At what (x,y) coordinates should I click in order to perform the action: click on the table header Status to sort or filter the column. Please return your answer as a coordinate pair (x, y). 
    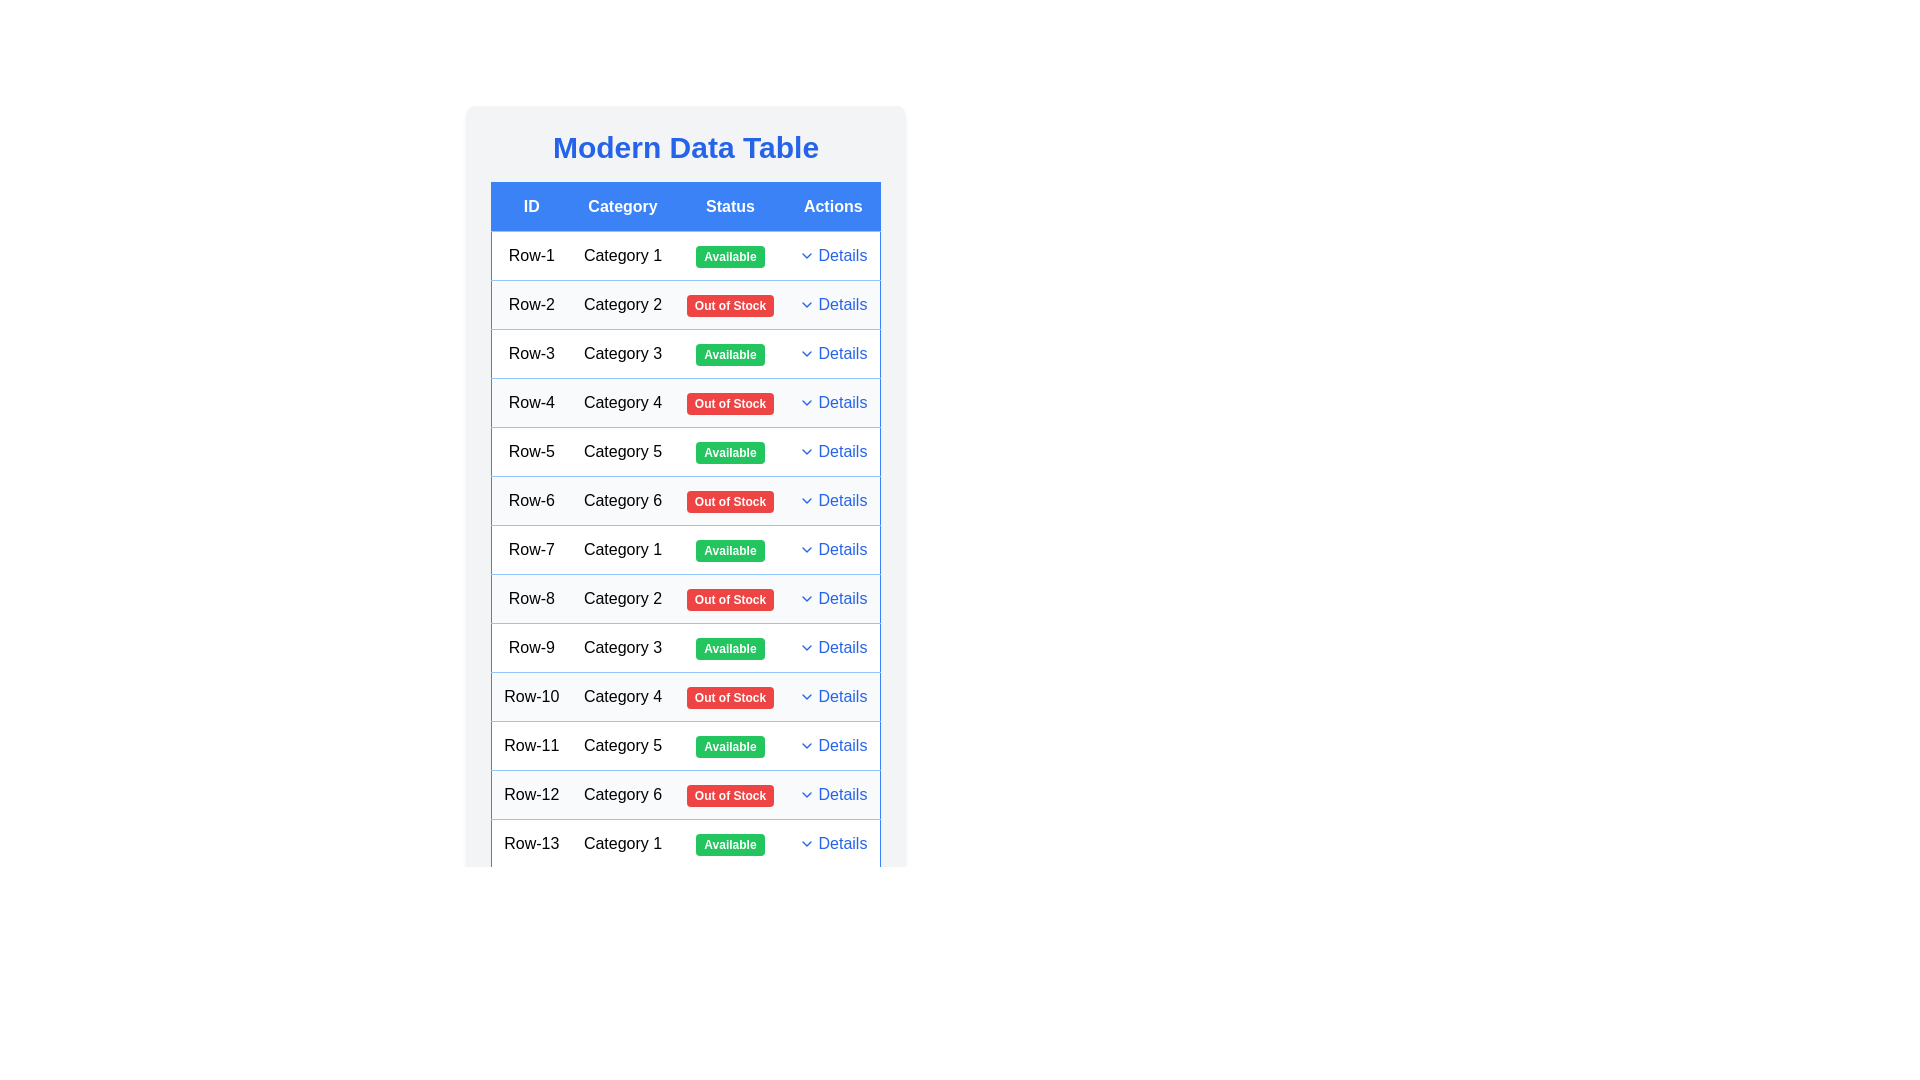
    Looking at the image, I should click on (729, 207).